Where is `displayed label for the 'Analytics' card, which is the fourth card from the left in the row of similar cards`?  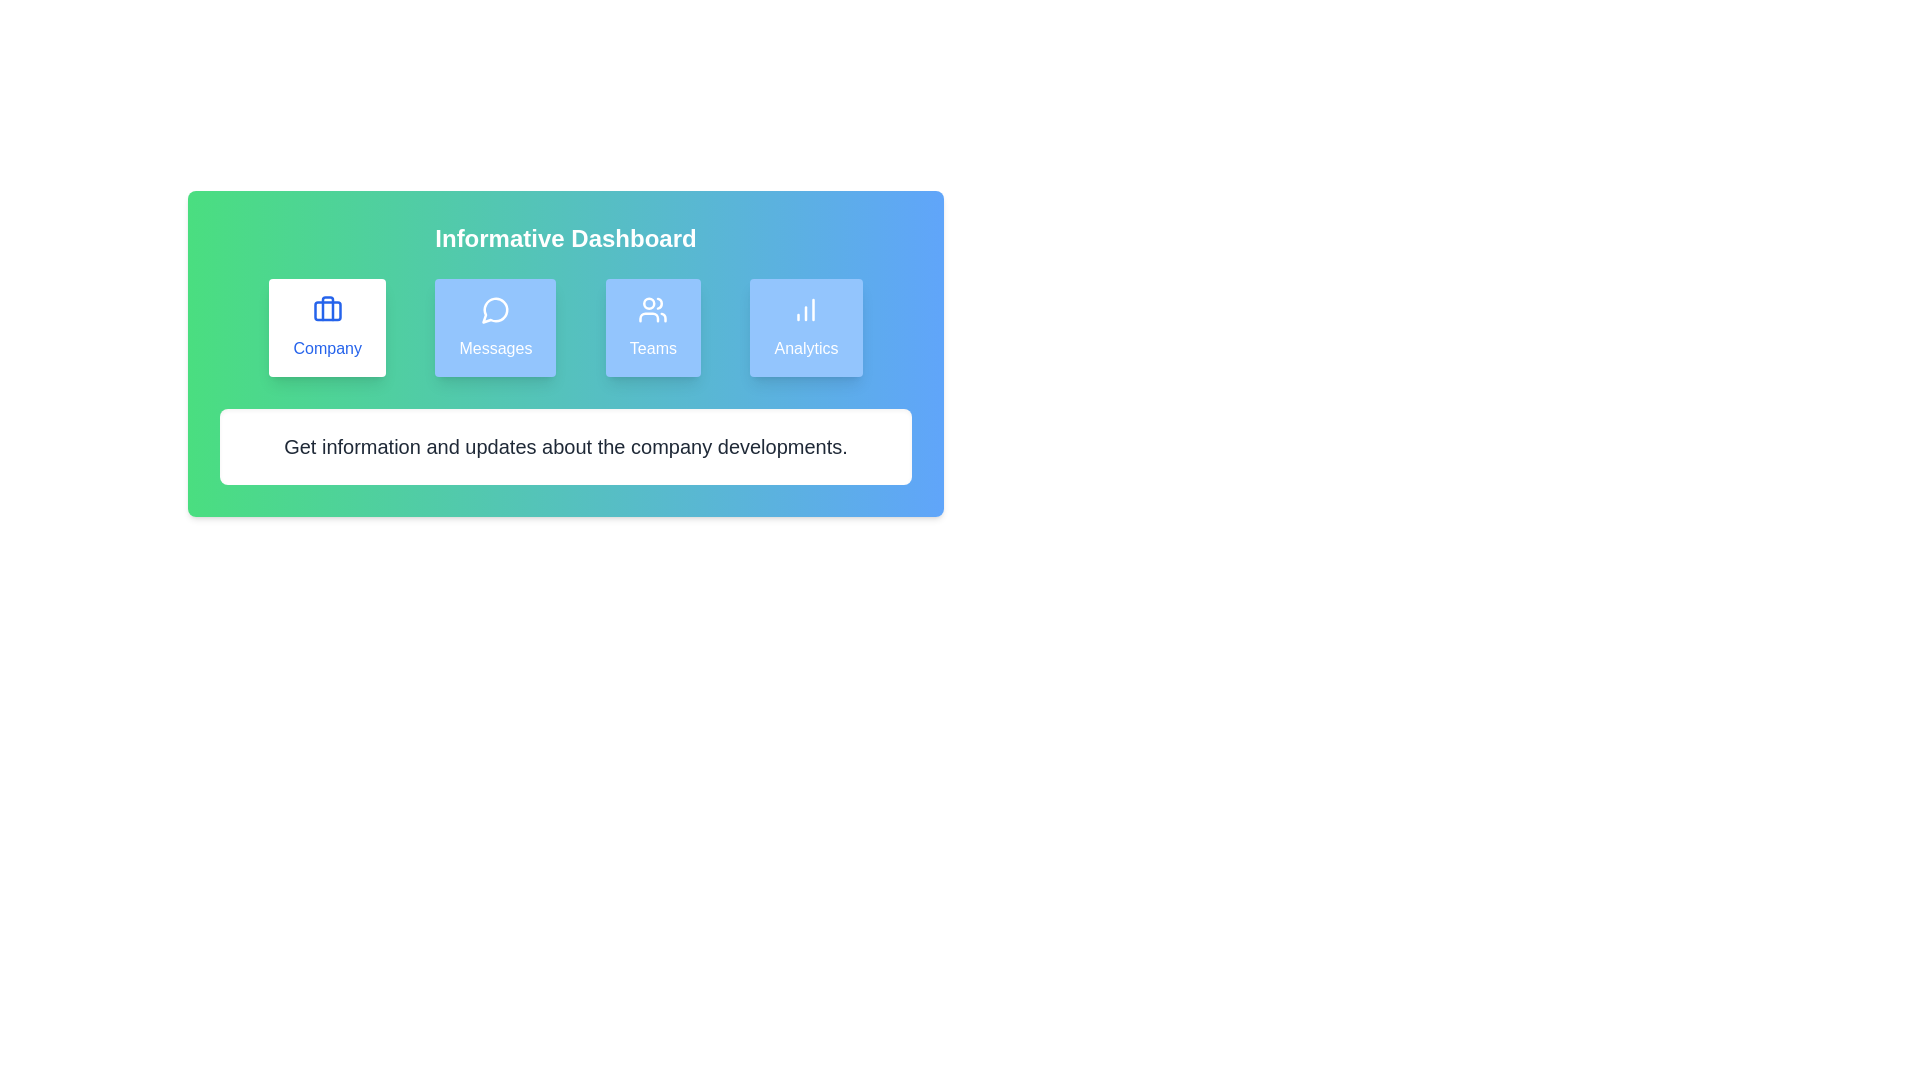
displayed label for the 'Analytics' card, which is the fourth card from the left in the row of similar cards is located at coordinates (806, 347).